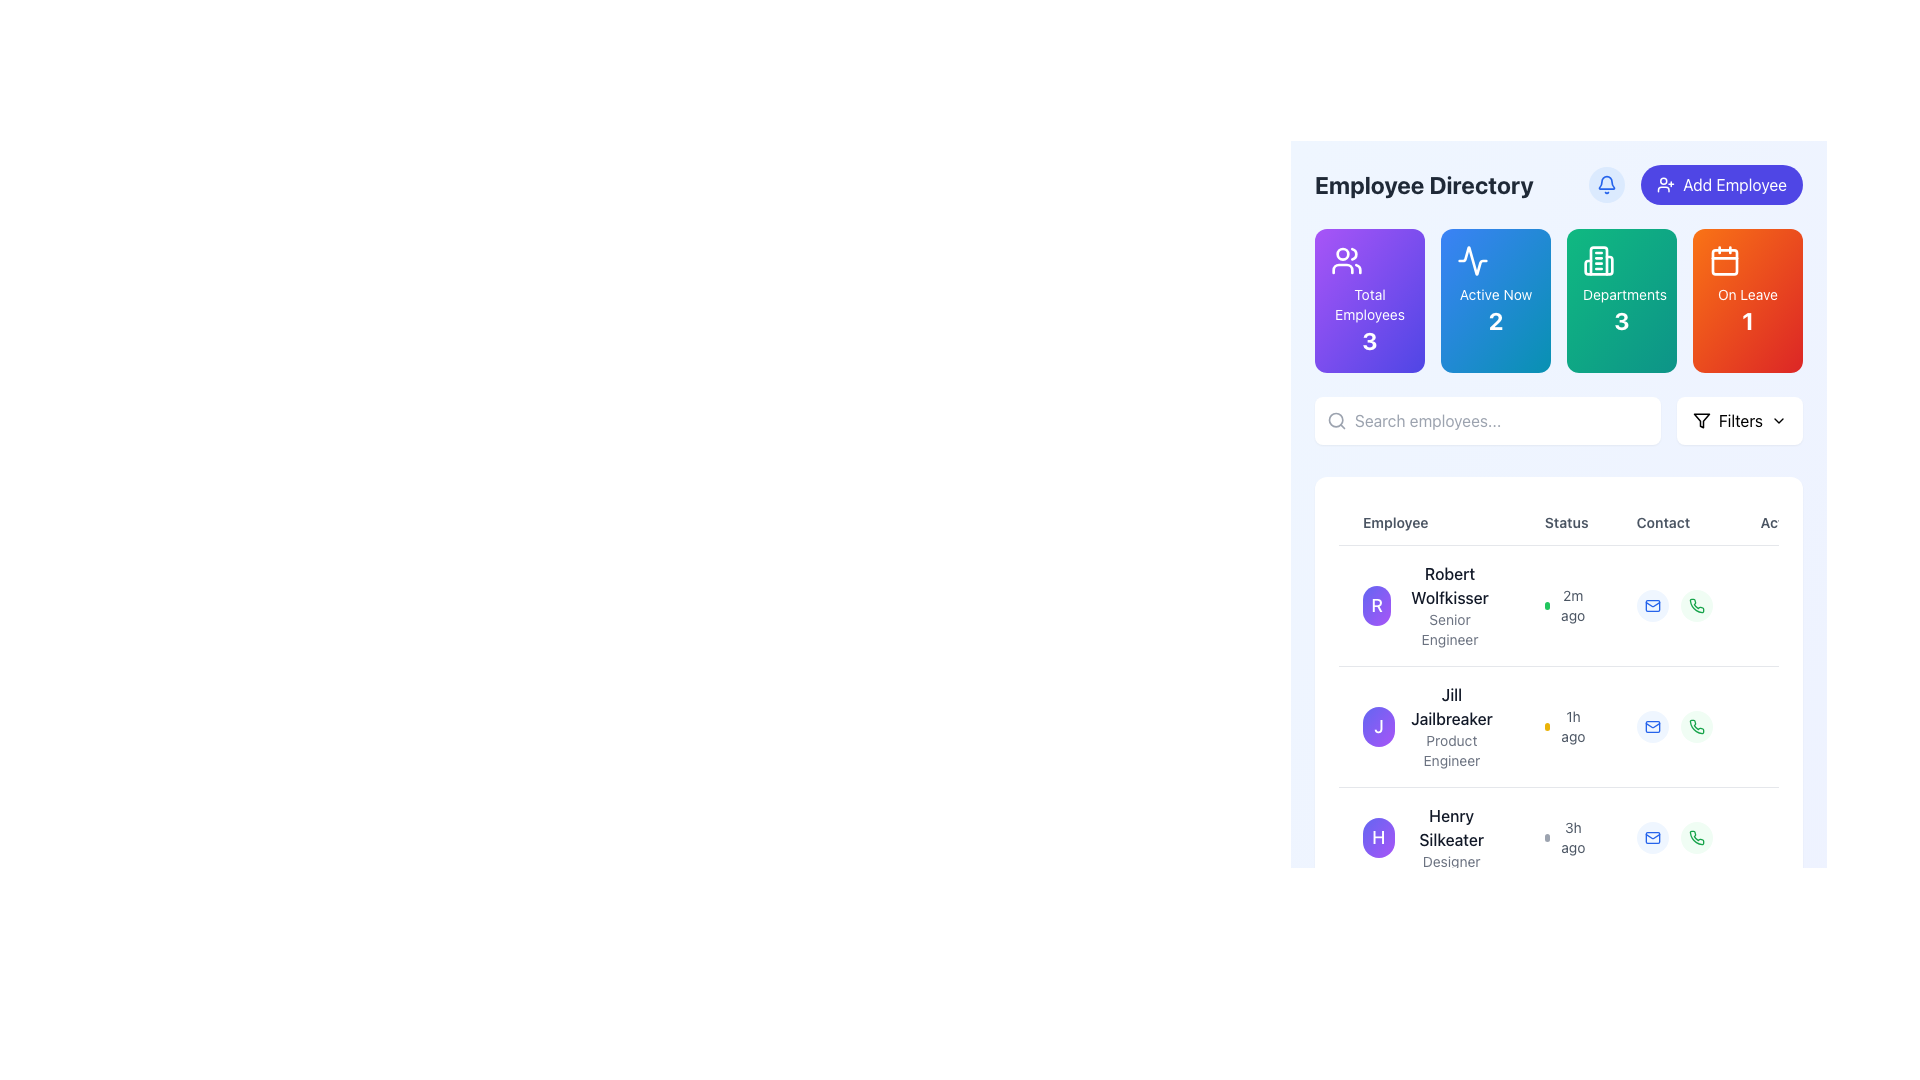  What do you see at coordinates (1496, 294) in the screenshot?
I see `text label that displays 'Active Now', which is styled in white on a gradient blue to cyan background, located near the top center of the card` at bounding box center [1496, 294].